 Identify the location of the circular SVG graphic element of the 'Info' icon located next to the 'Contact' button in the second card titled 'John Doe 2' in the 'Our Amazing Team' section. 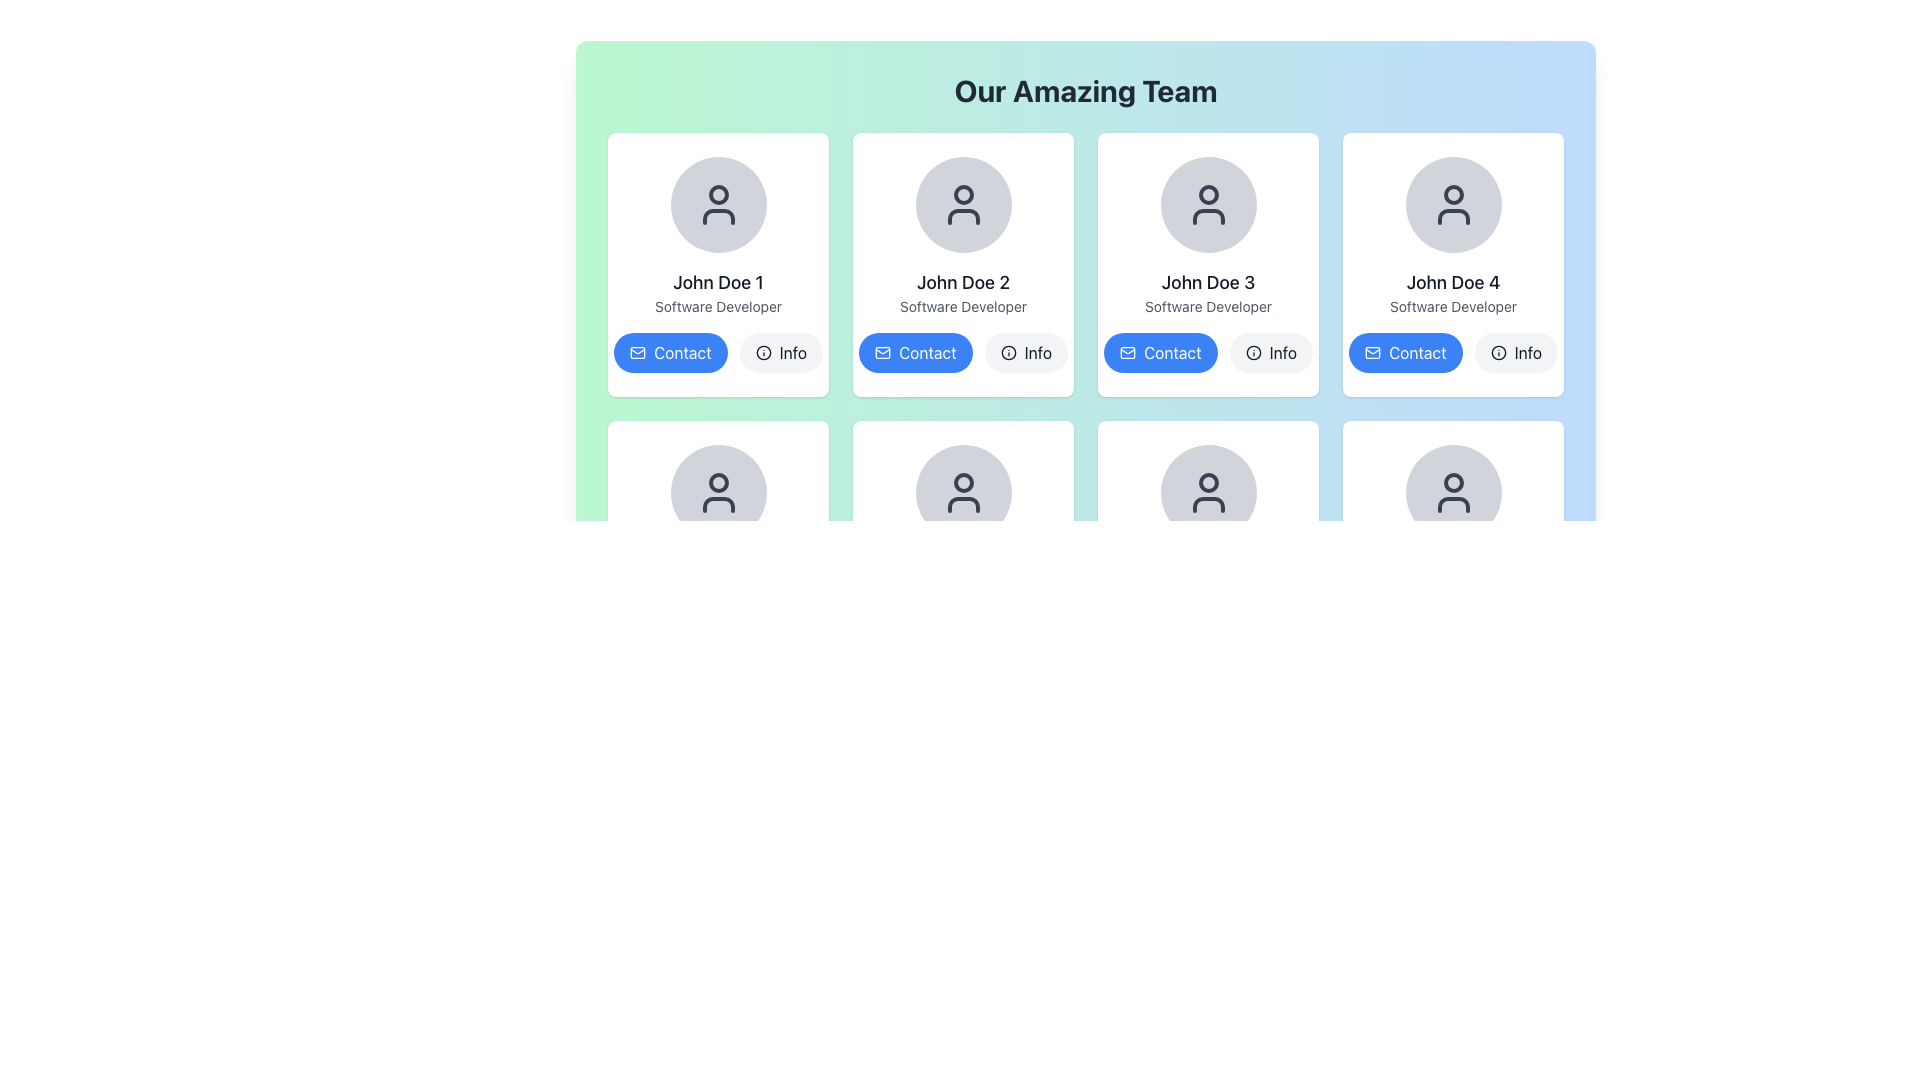
(762, 352).